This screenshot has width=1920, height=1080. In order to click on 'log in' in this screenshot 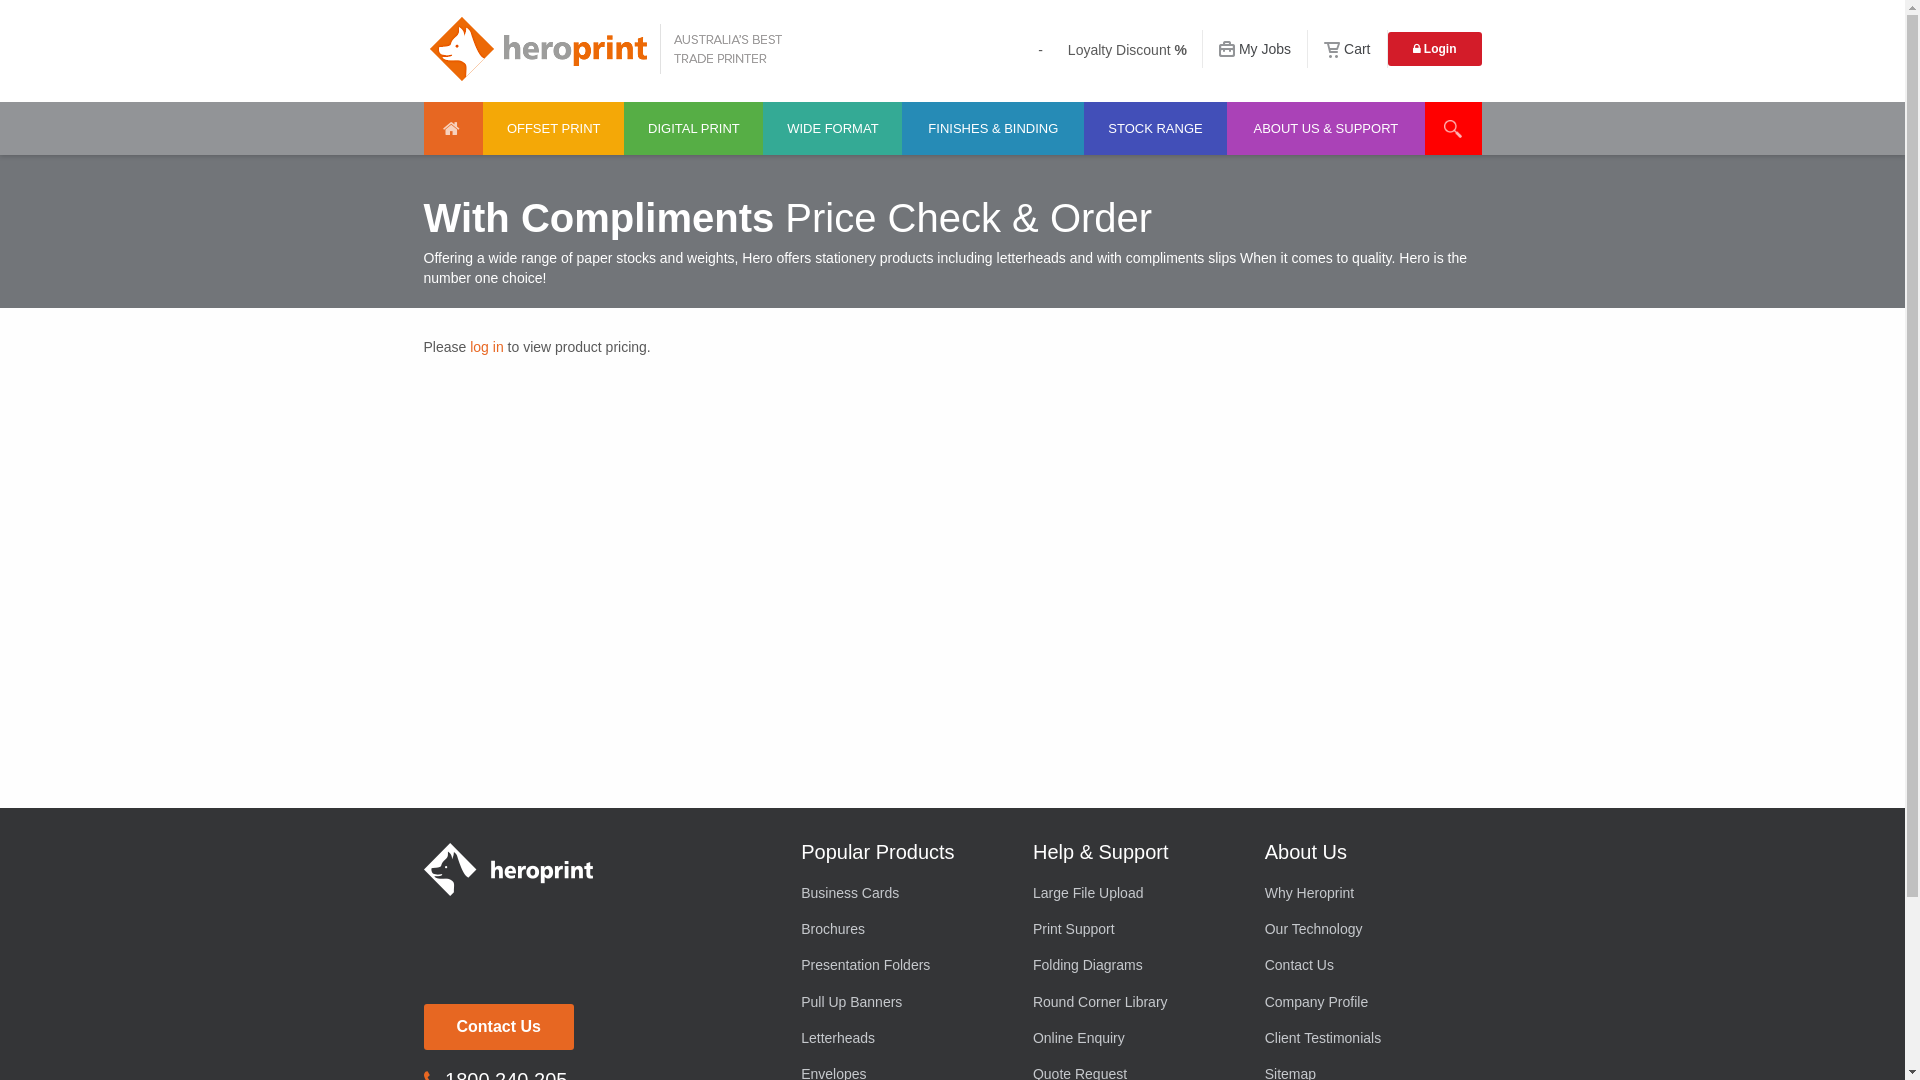, I will do `click(486, 346)`.